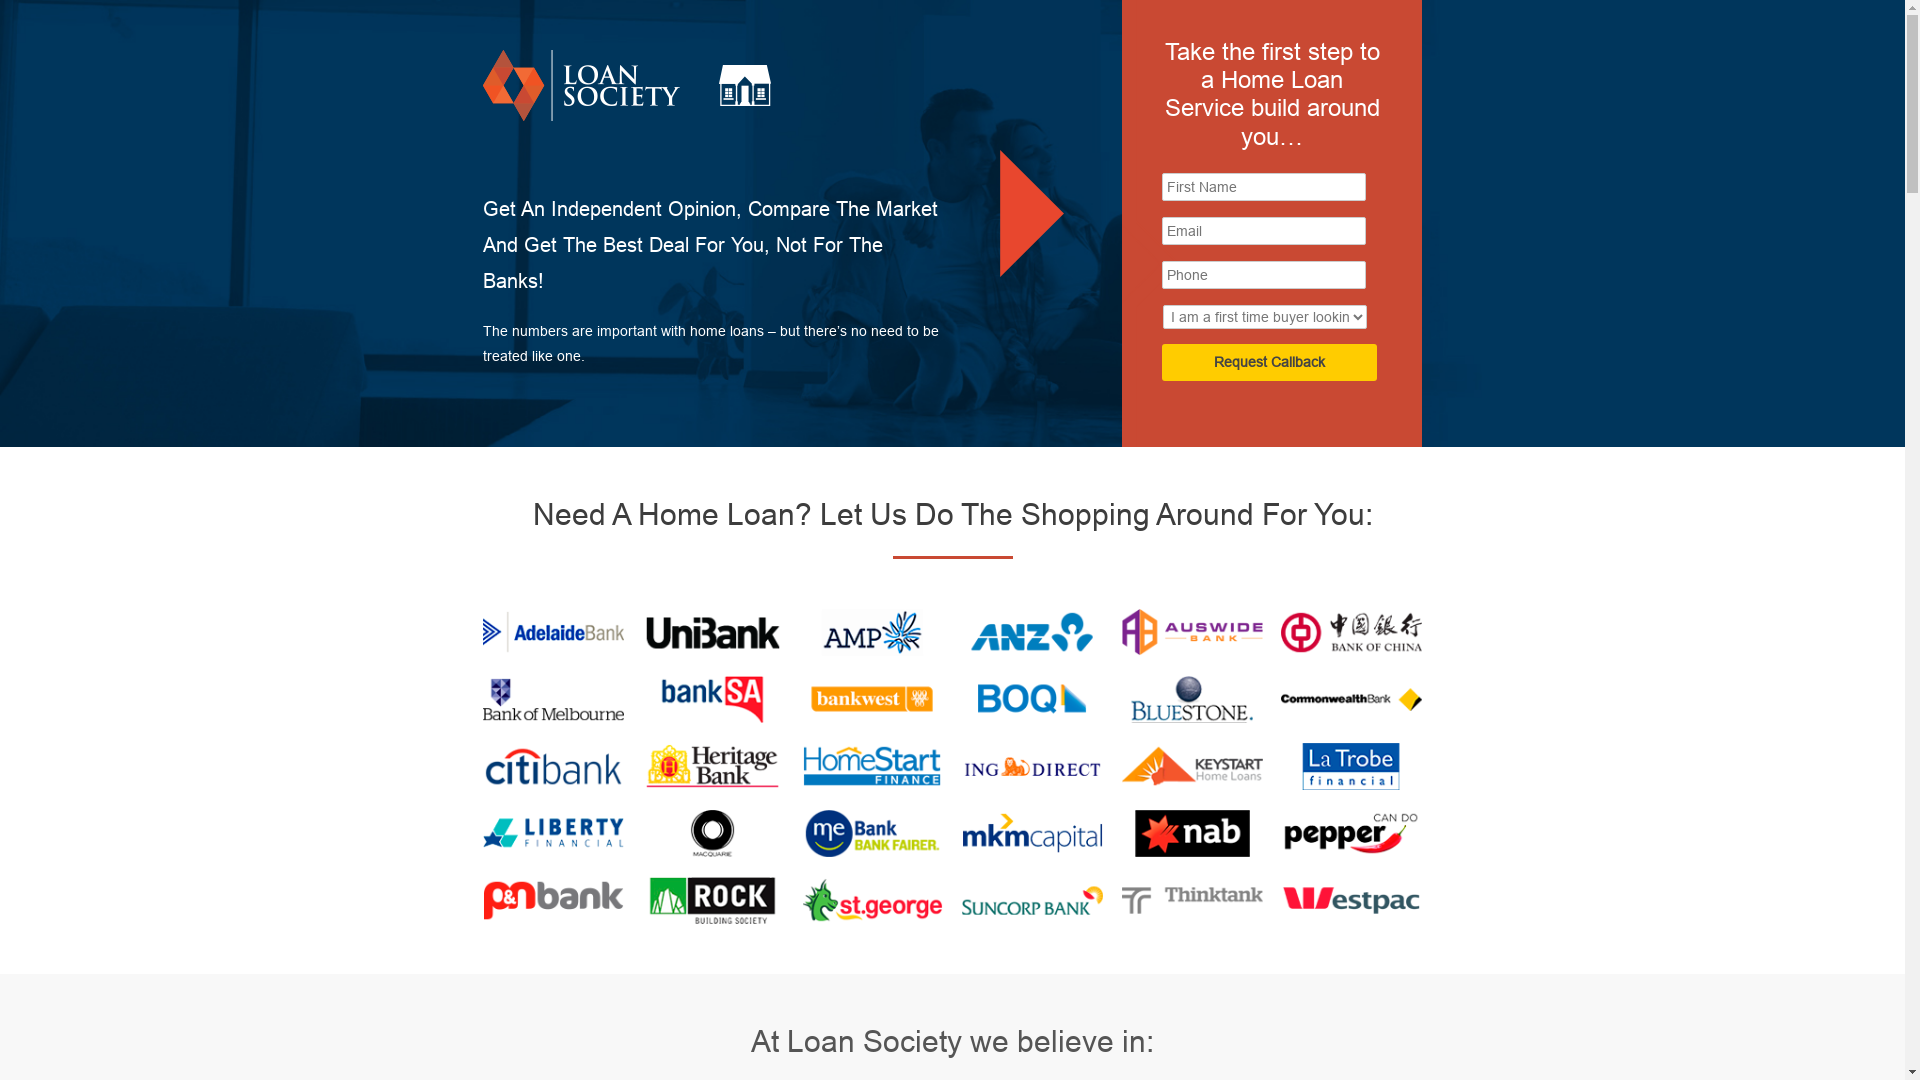 This screenshot has height=1080, width=1920. Describe the element at coordinates (1268, 362) in the screenshot. I see `'Request Callback'` at that location.